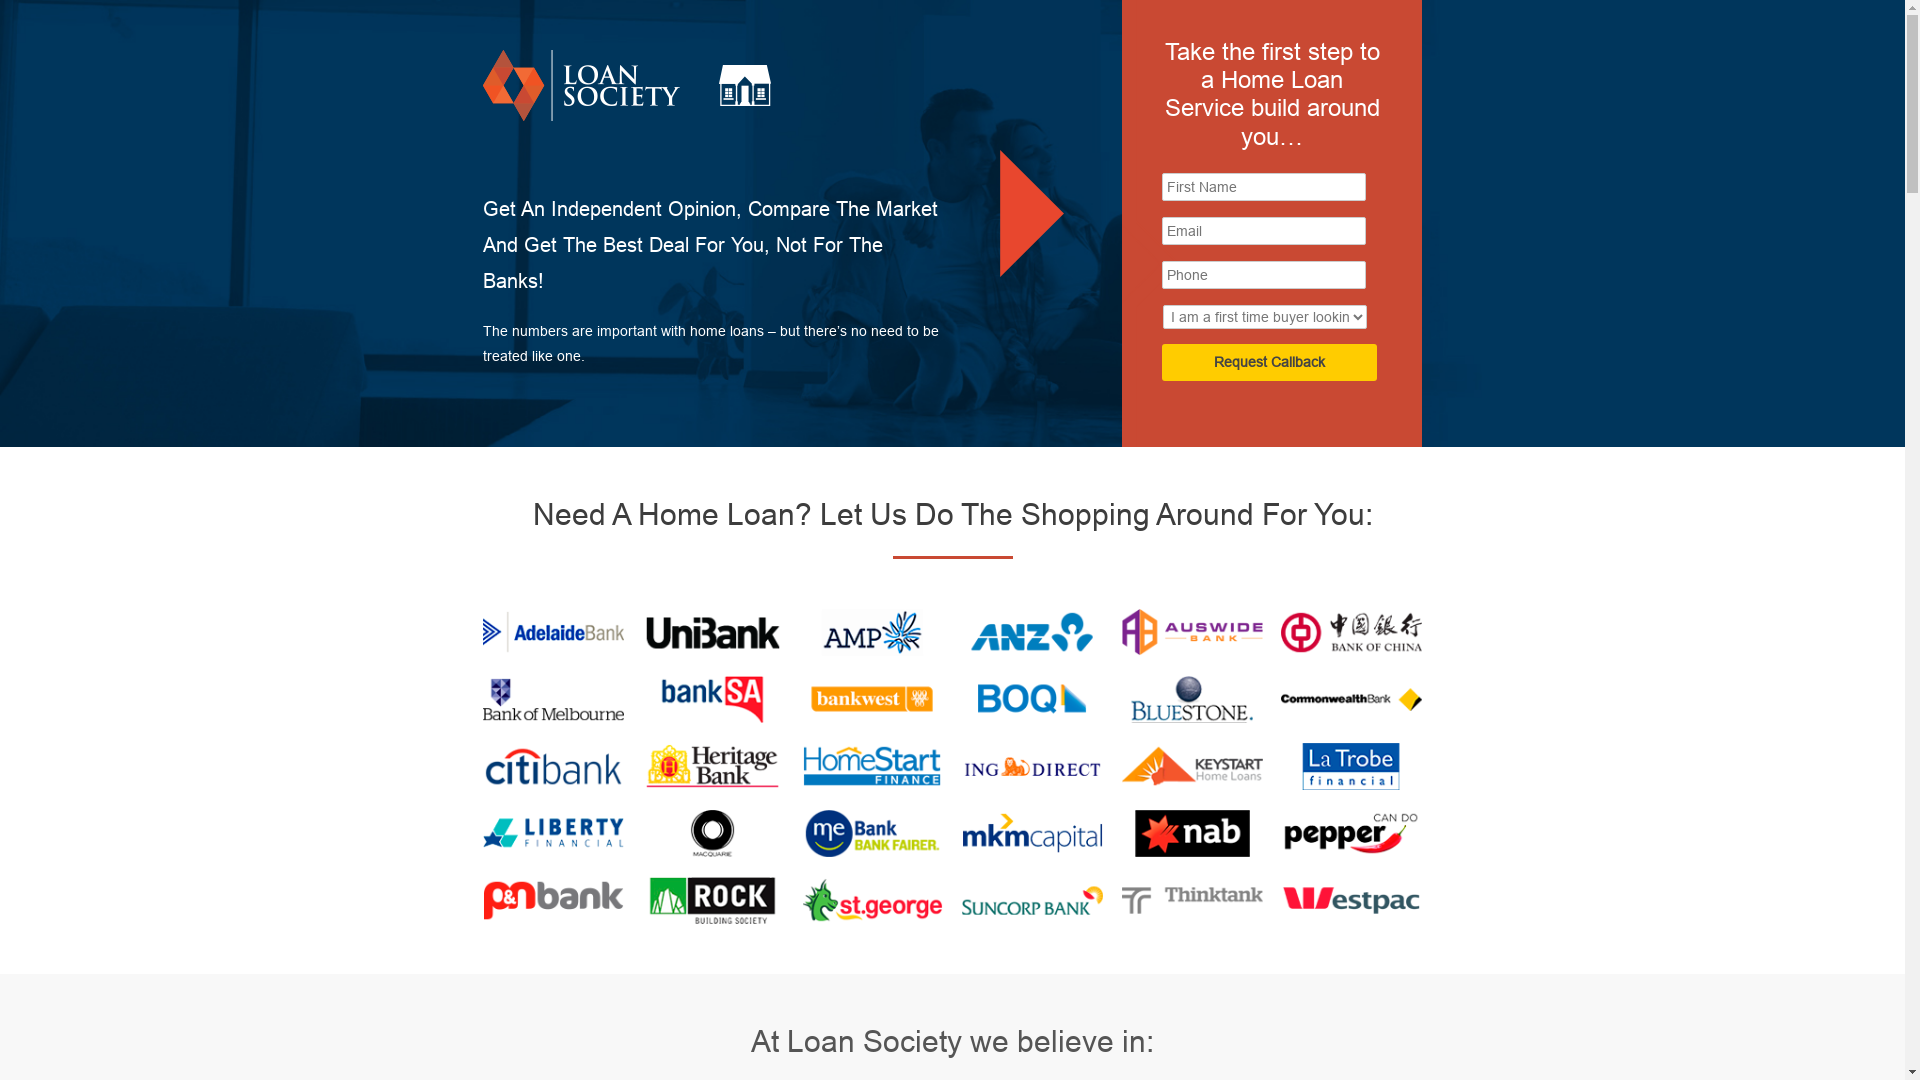 This screenshot has height=1080, width=1920. Describe the element at coordinates (1268, 362) in the screenshot. I see `'Request Callback'` at that location.